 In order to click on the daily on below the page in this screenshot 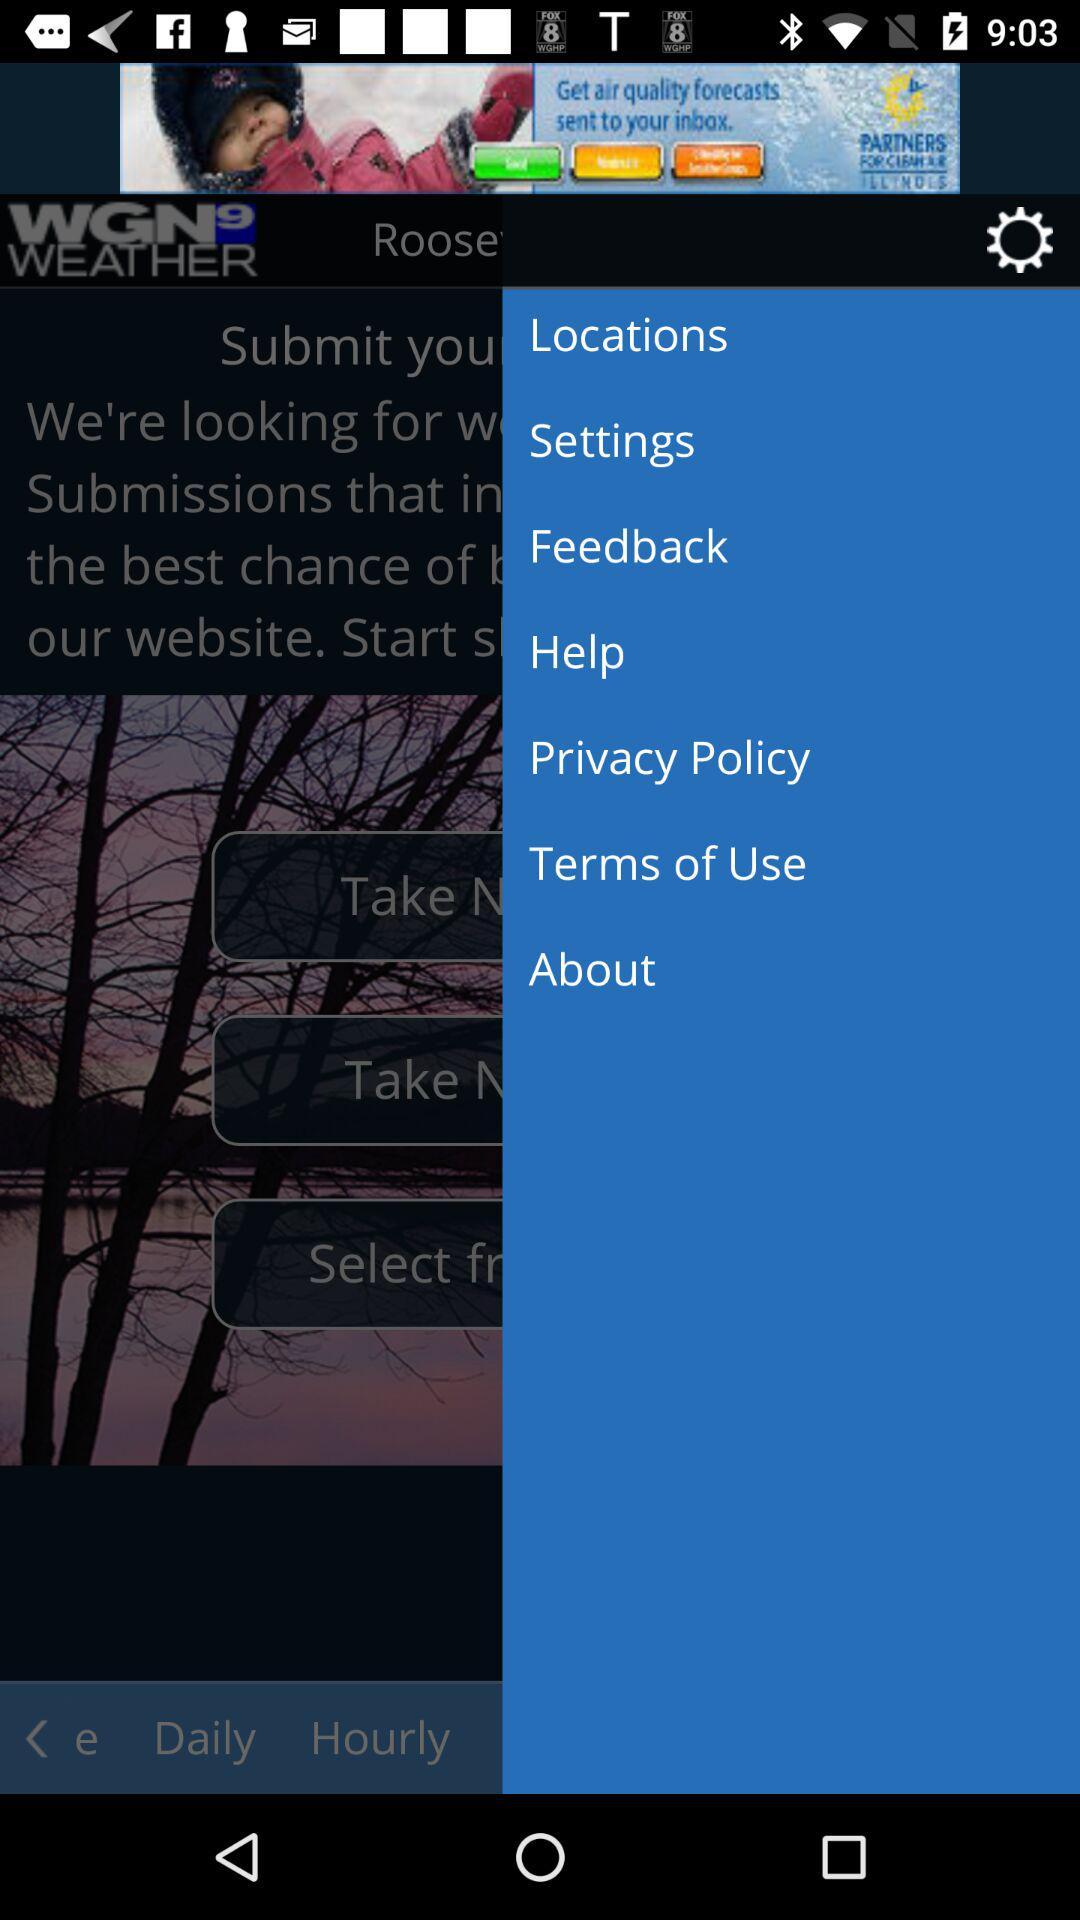, I will do `click(204, 1737)`.